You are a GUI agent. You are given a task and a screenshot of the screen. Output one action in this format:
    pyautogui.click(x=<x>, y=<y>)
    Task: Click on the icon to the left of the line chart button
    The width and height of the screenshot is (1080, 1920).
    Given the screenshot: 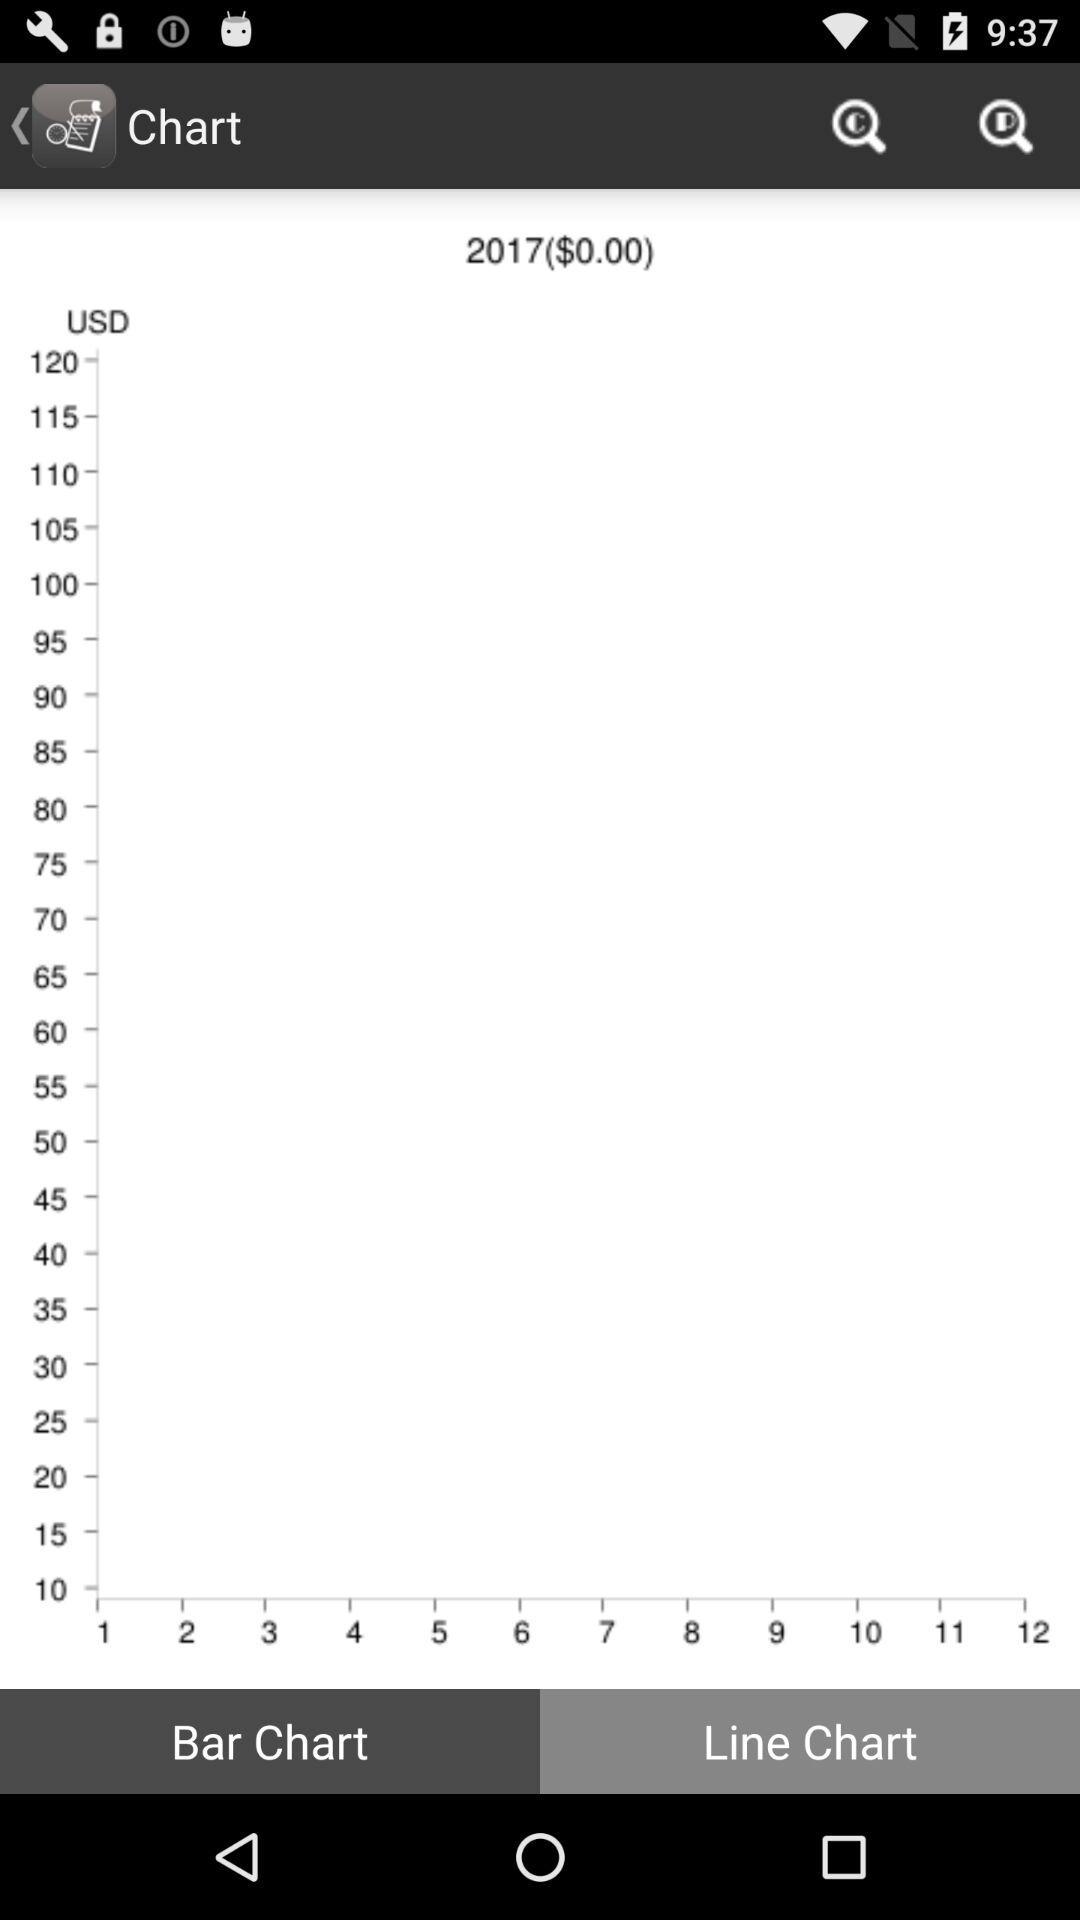 What is the action you would take?
    pyautogui.click(x=270, y=1740)
    